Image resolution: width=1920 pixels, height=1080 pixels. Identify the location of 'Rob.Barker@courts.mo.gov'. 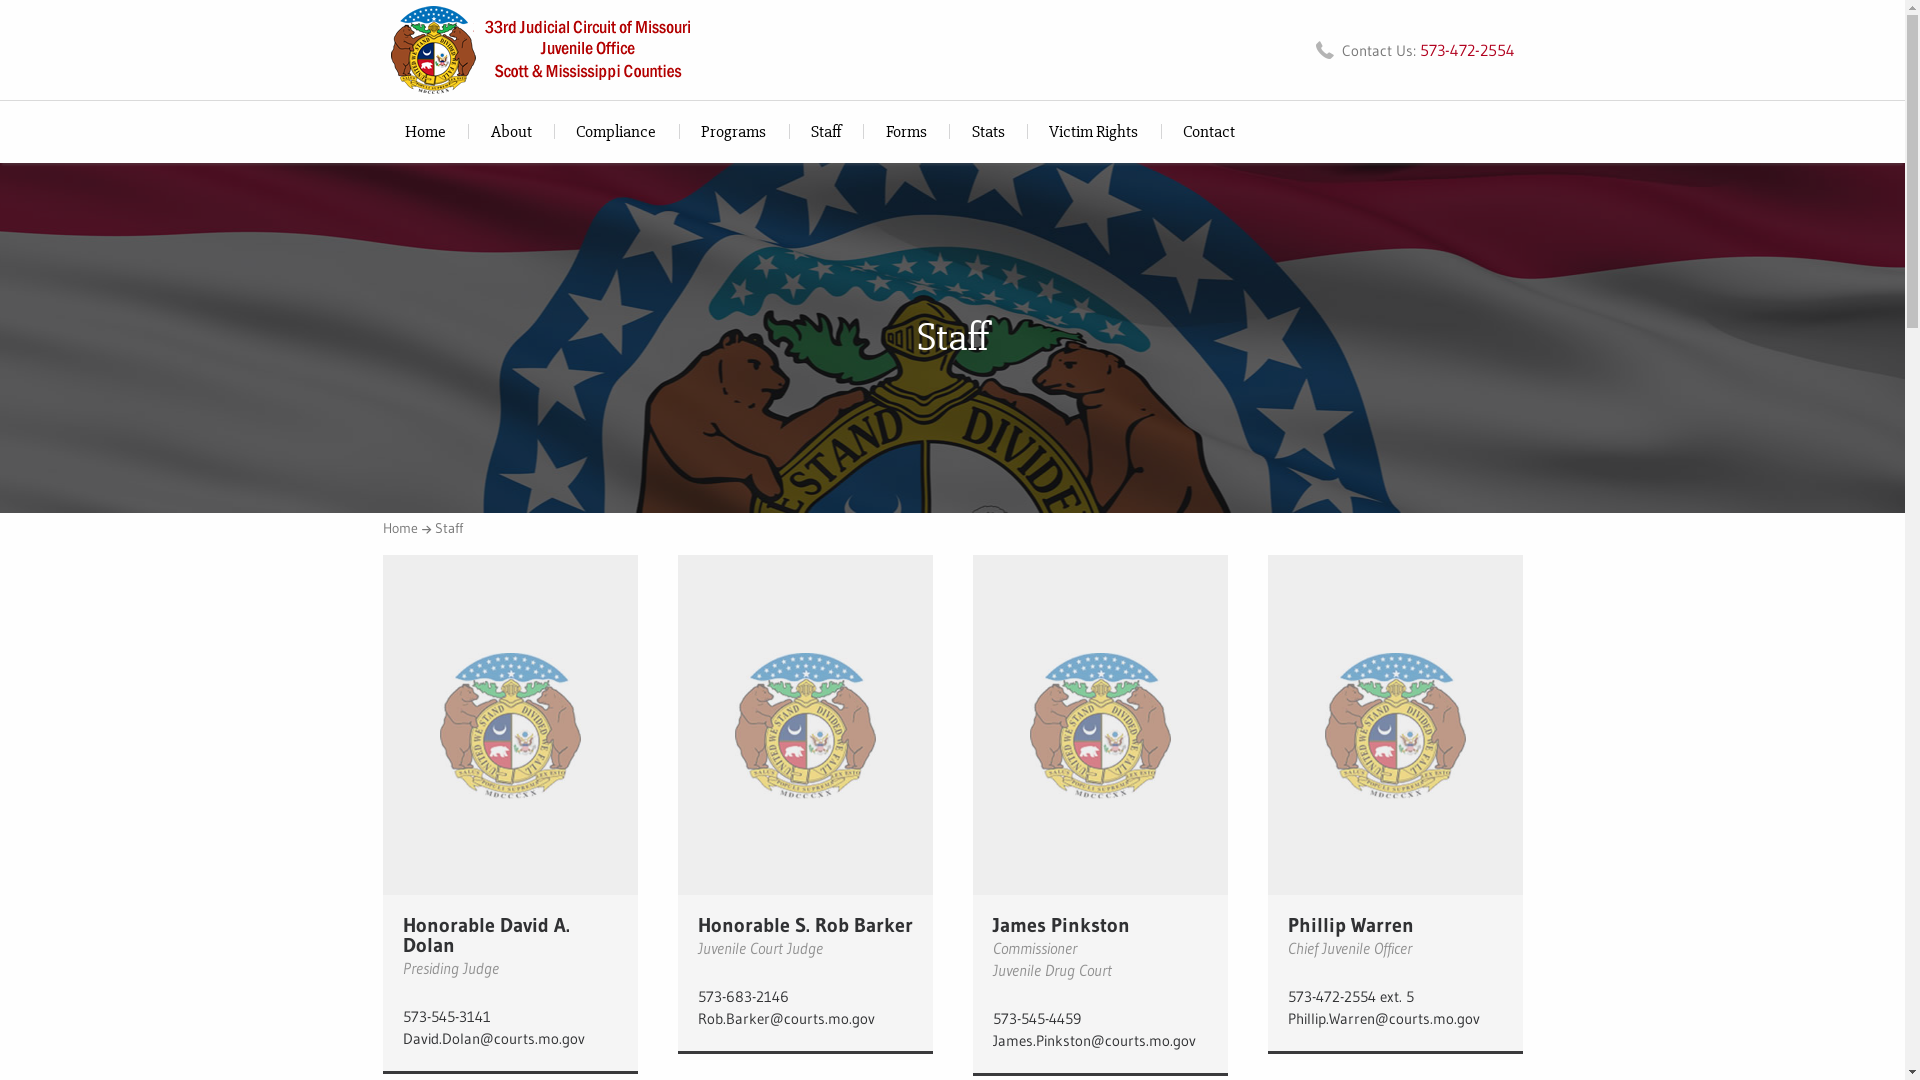
(805, 1019).